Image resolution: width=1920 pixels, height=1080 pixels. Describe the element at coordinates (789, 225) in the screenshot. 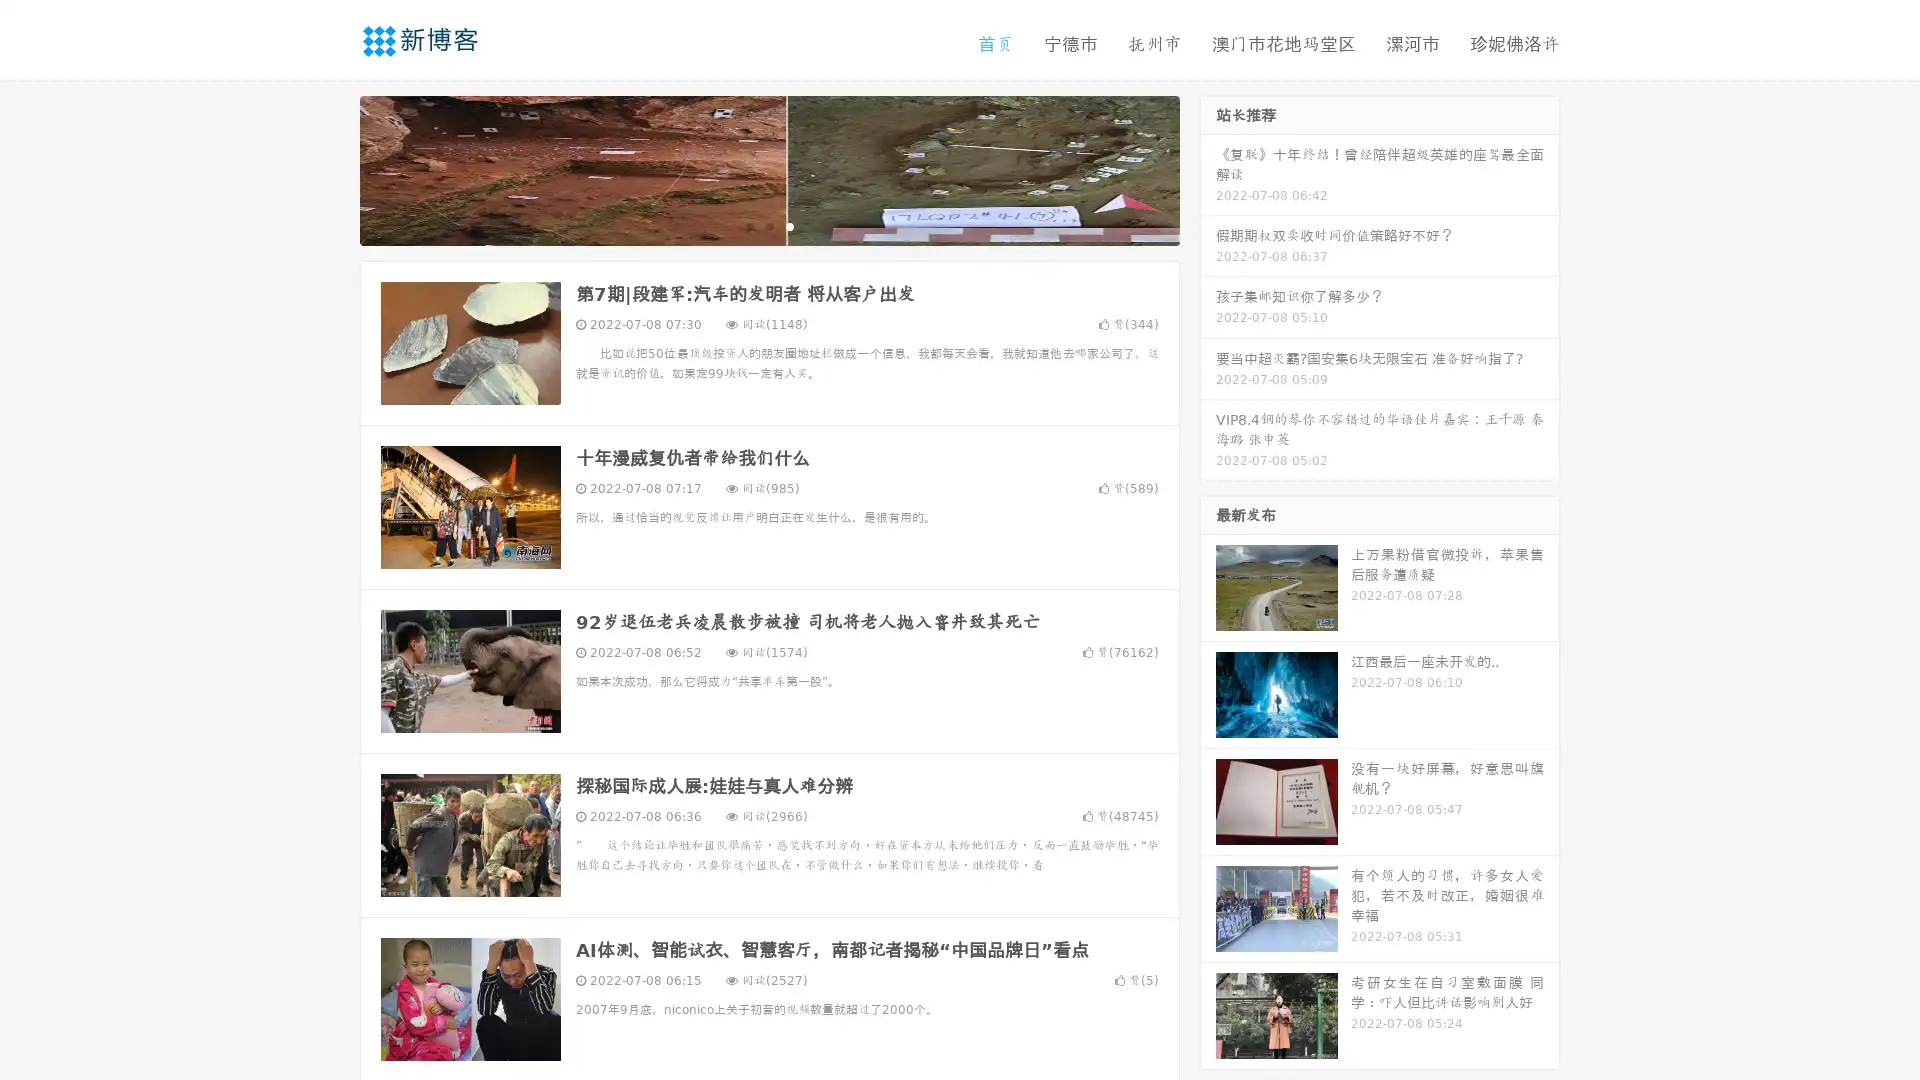

I see `Go to slide 3` at that location.